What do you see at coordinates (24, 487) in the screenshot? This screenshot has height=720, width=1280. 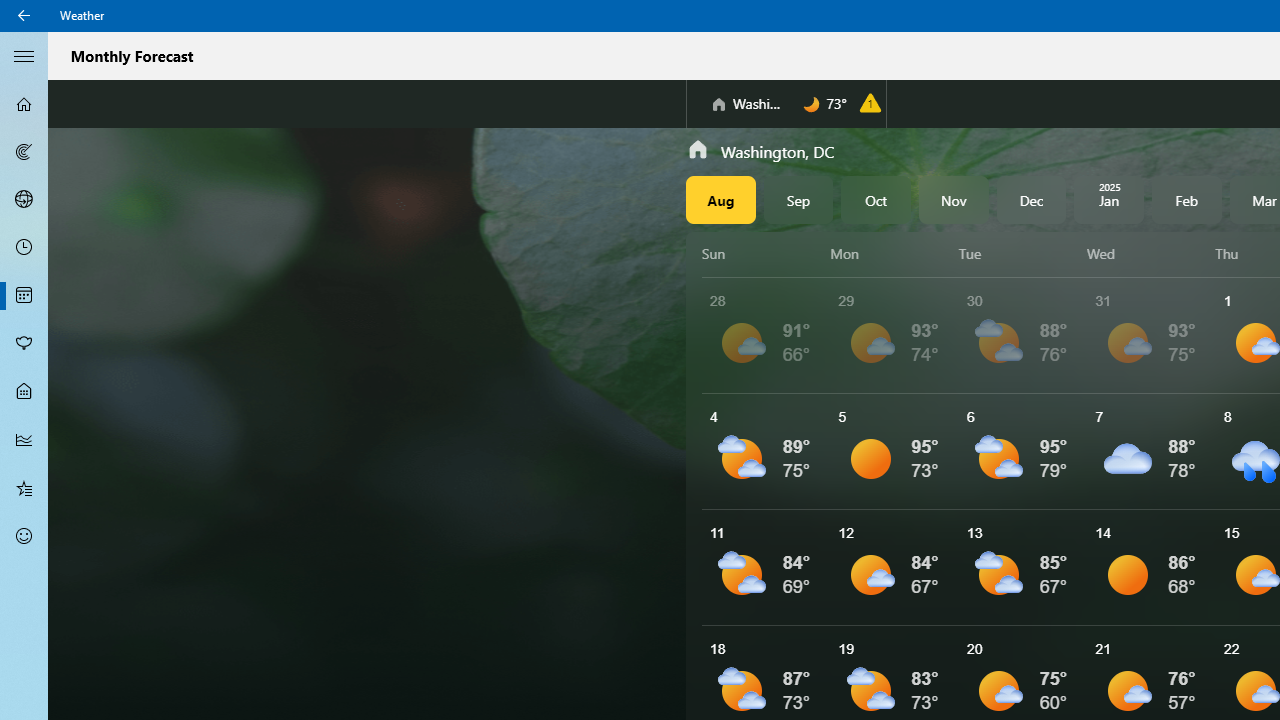 I see `'Favorites - Not Selected'` at bounding box center [24, 487].